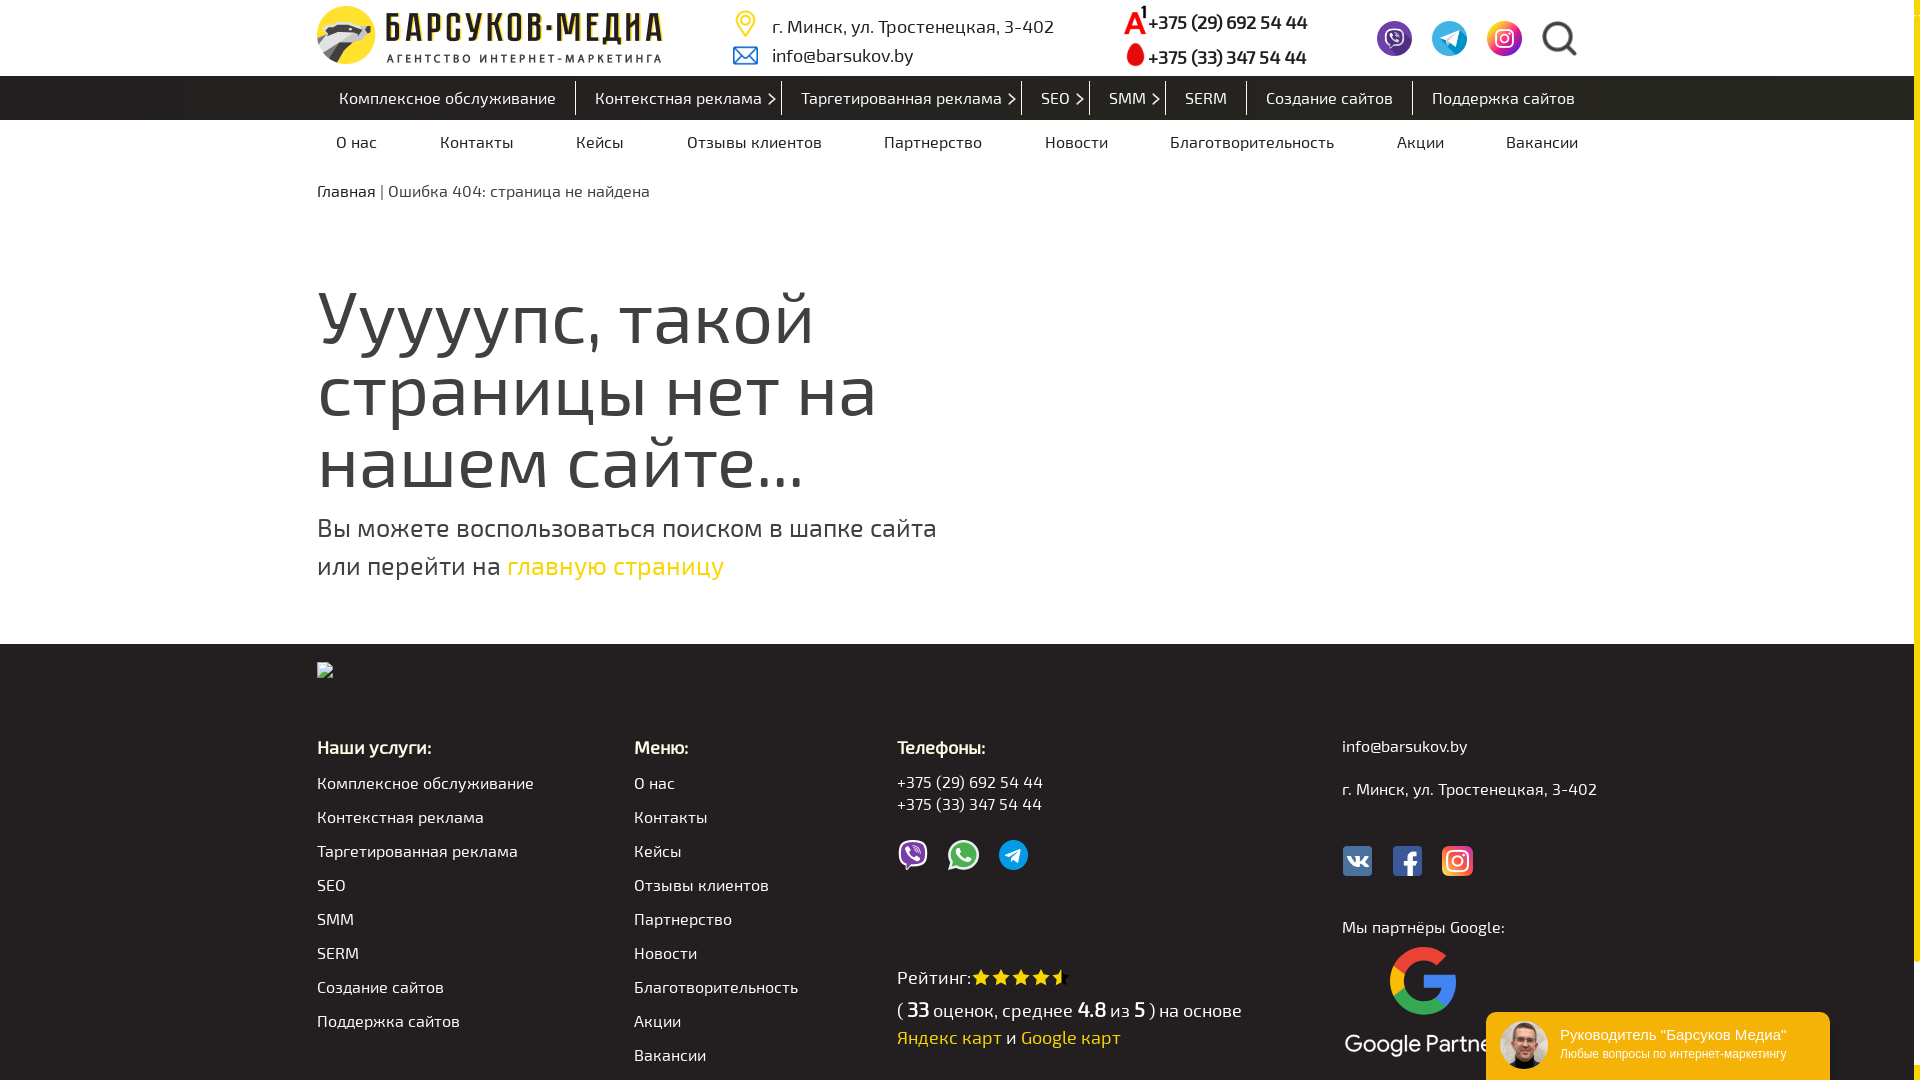 Image resolution: width=1920 pixels, height=1080 pixels. What do you see at coordinates (424, 951) in the screenshot?
I see `'SERM'` at bounding box center [424, 951].